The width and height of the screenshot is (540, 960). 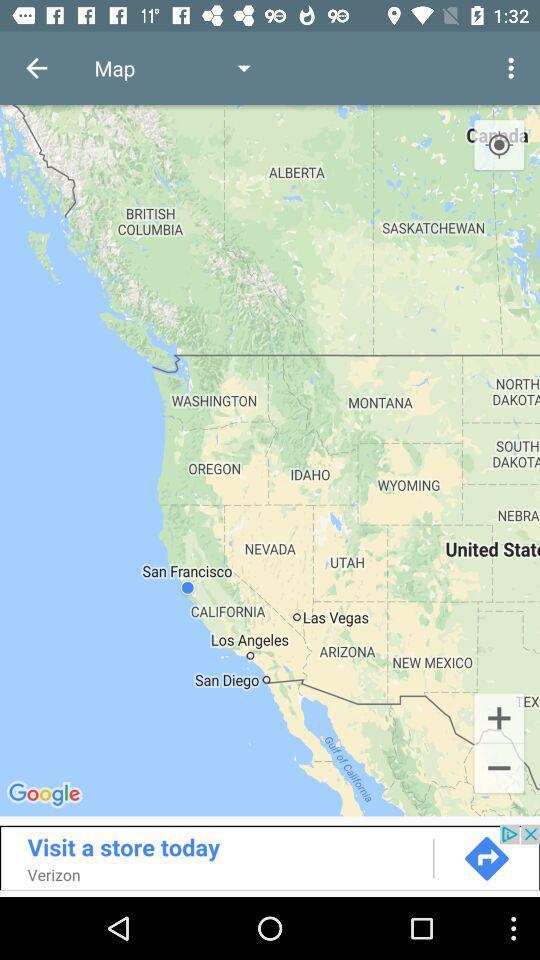 I want to click on advertisement banner, so click(x=270, y=856).